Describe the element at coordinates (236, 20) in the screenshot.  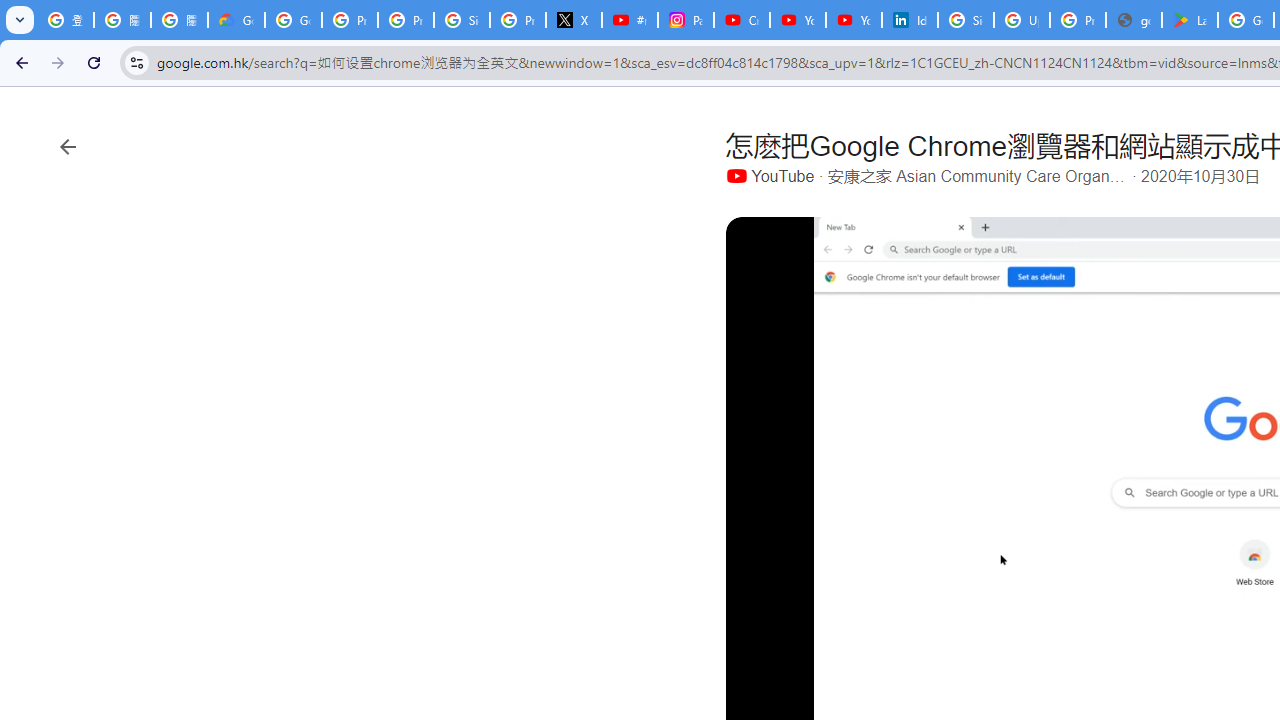
I see `'Google Cloud Privacy Notice'` at that location.